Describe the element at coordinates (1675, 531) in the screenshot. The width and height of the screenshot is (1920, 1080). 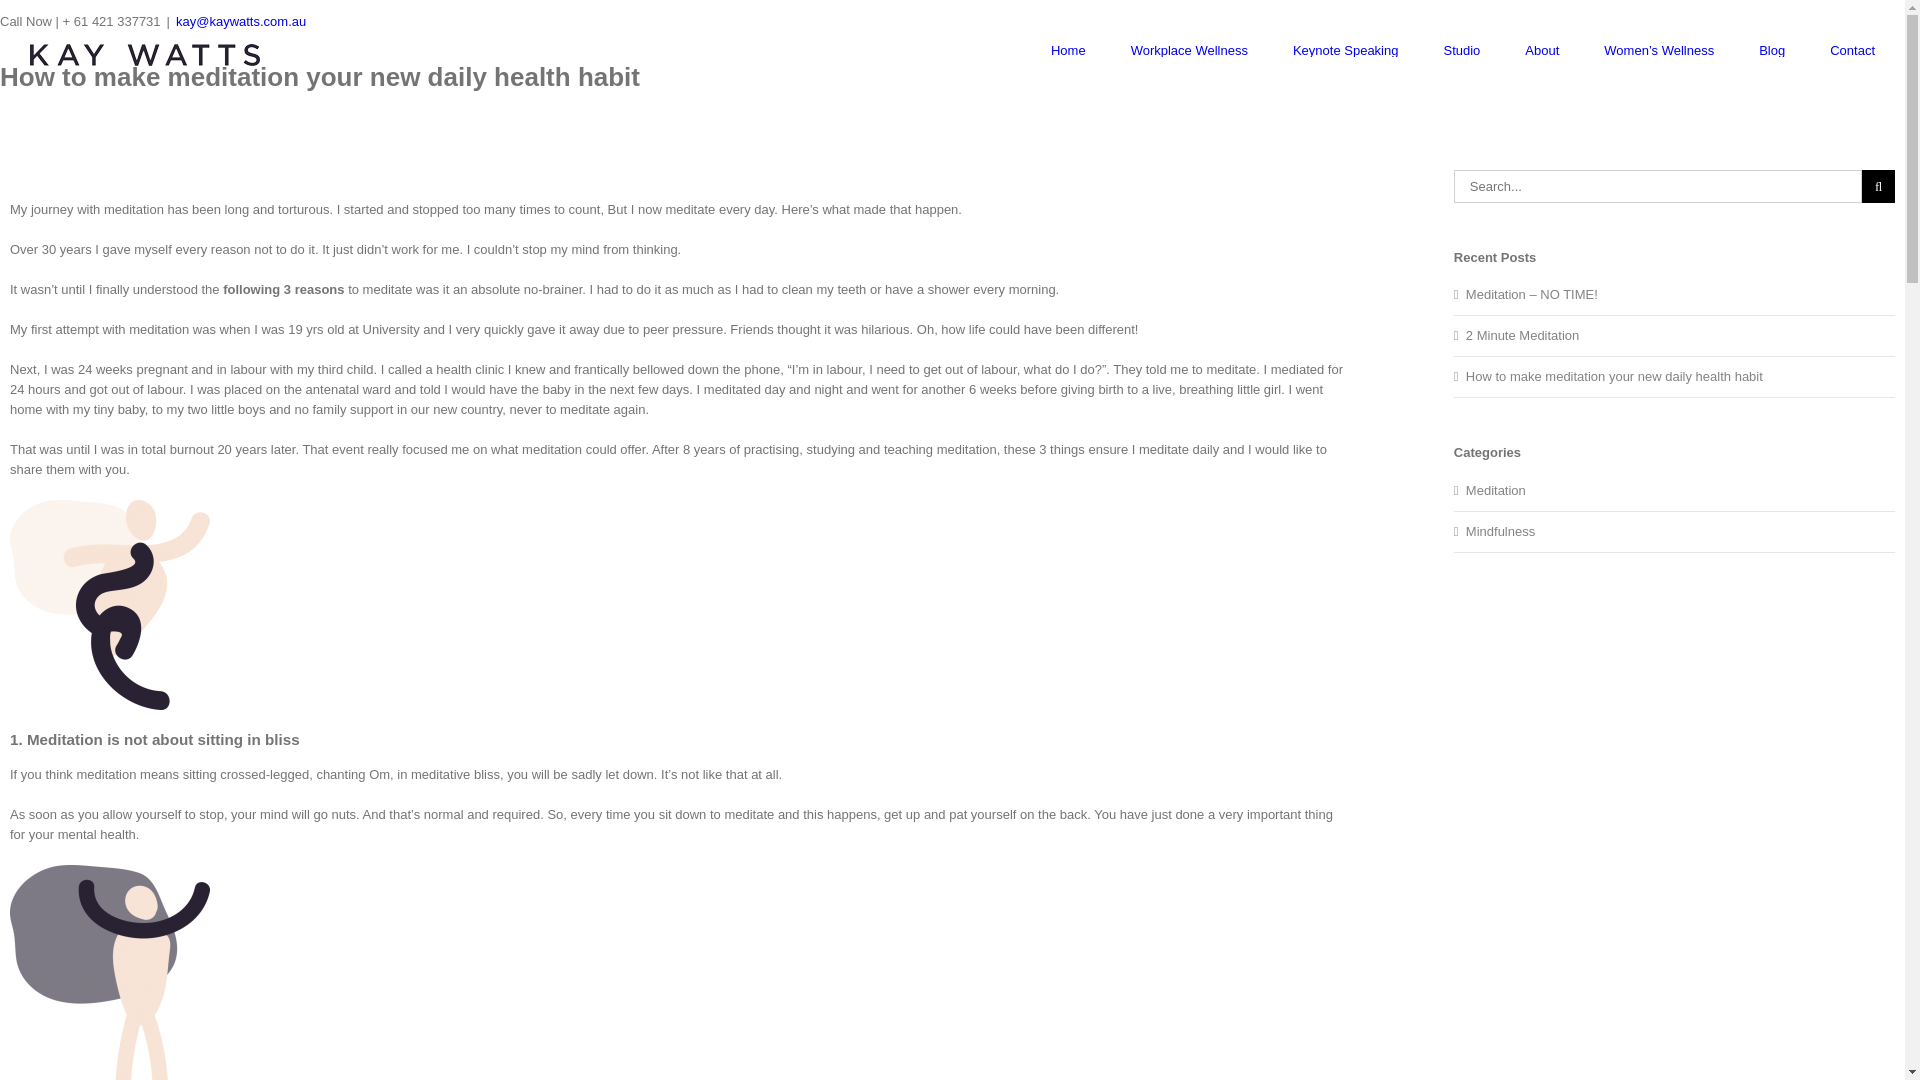
I see `'Mindfulness'` at that location.